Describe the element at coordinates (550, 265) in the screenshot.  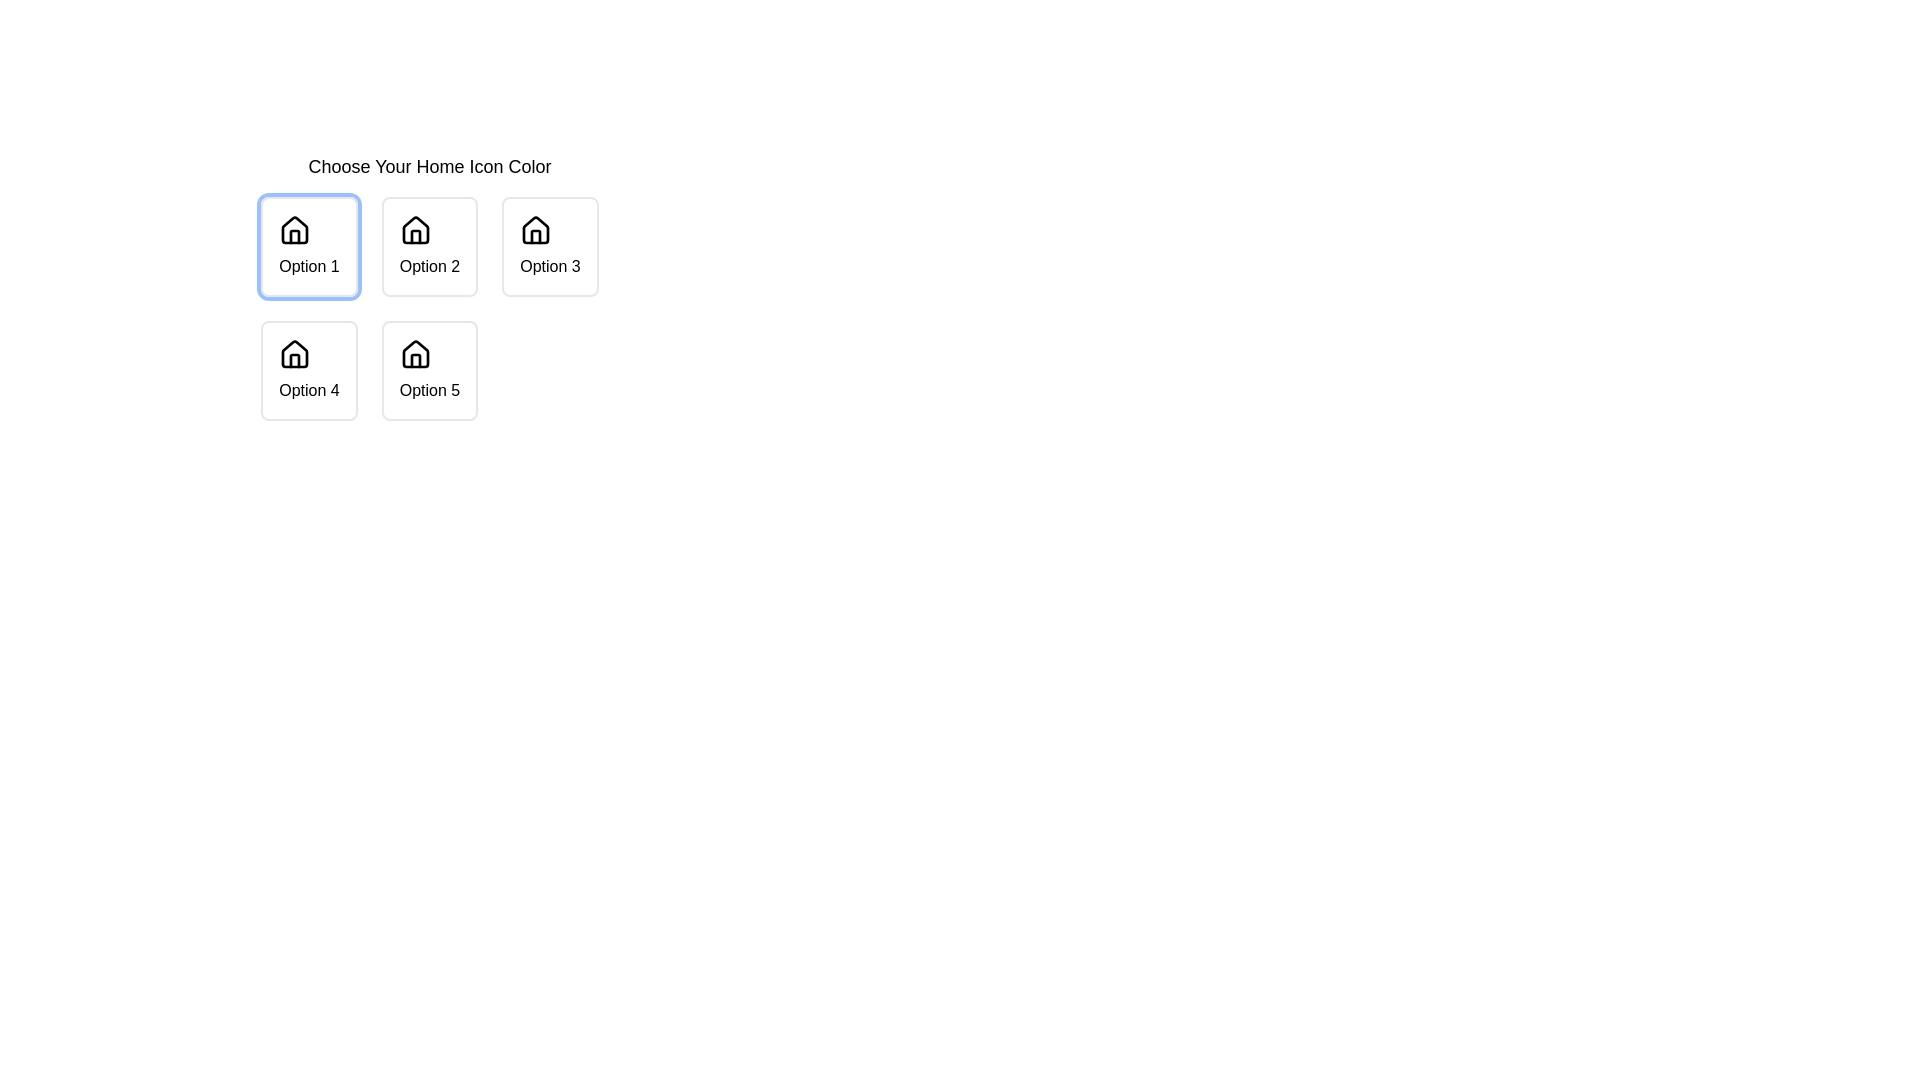
I see `the static text label displaying 'Option 3' which is bold and centered in its box, located beneath the house icon and aligned with similar options in the grid layout` at that location.